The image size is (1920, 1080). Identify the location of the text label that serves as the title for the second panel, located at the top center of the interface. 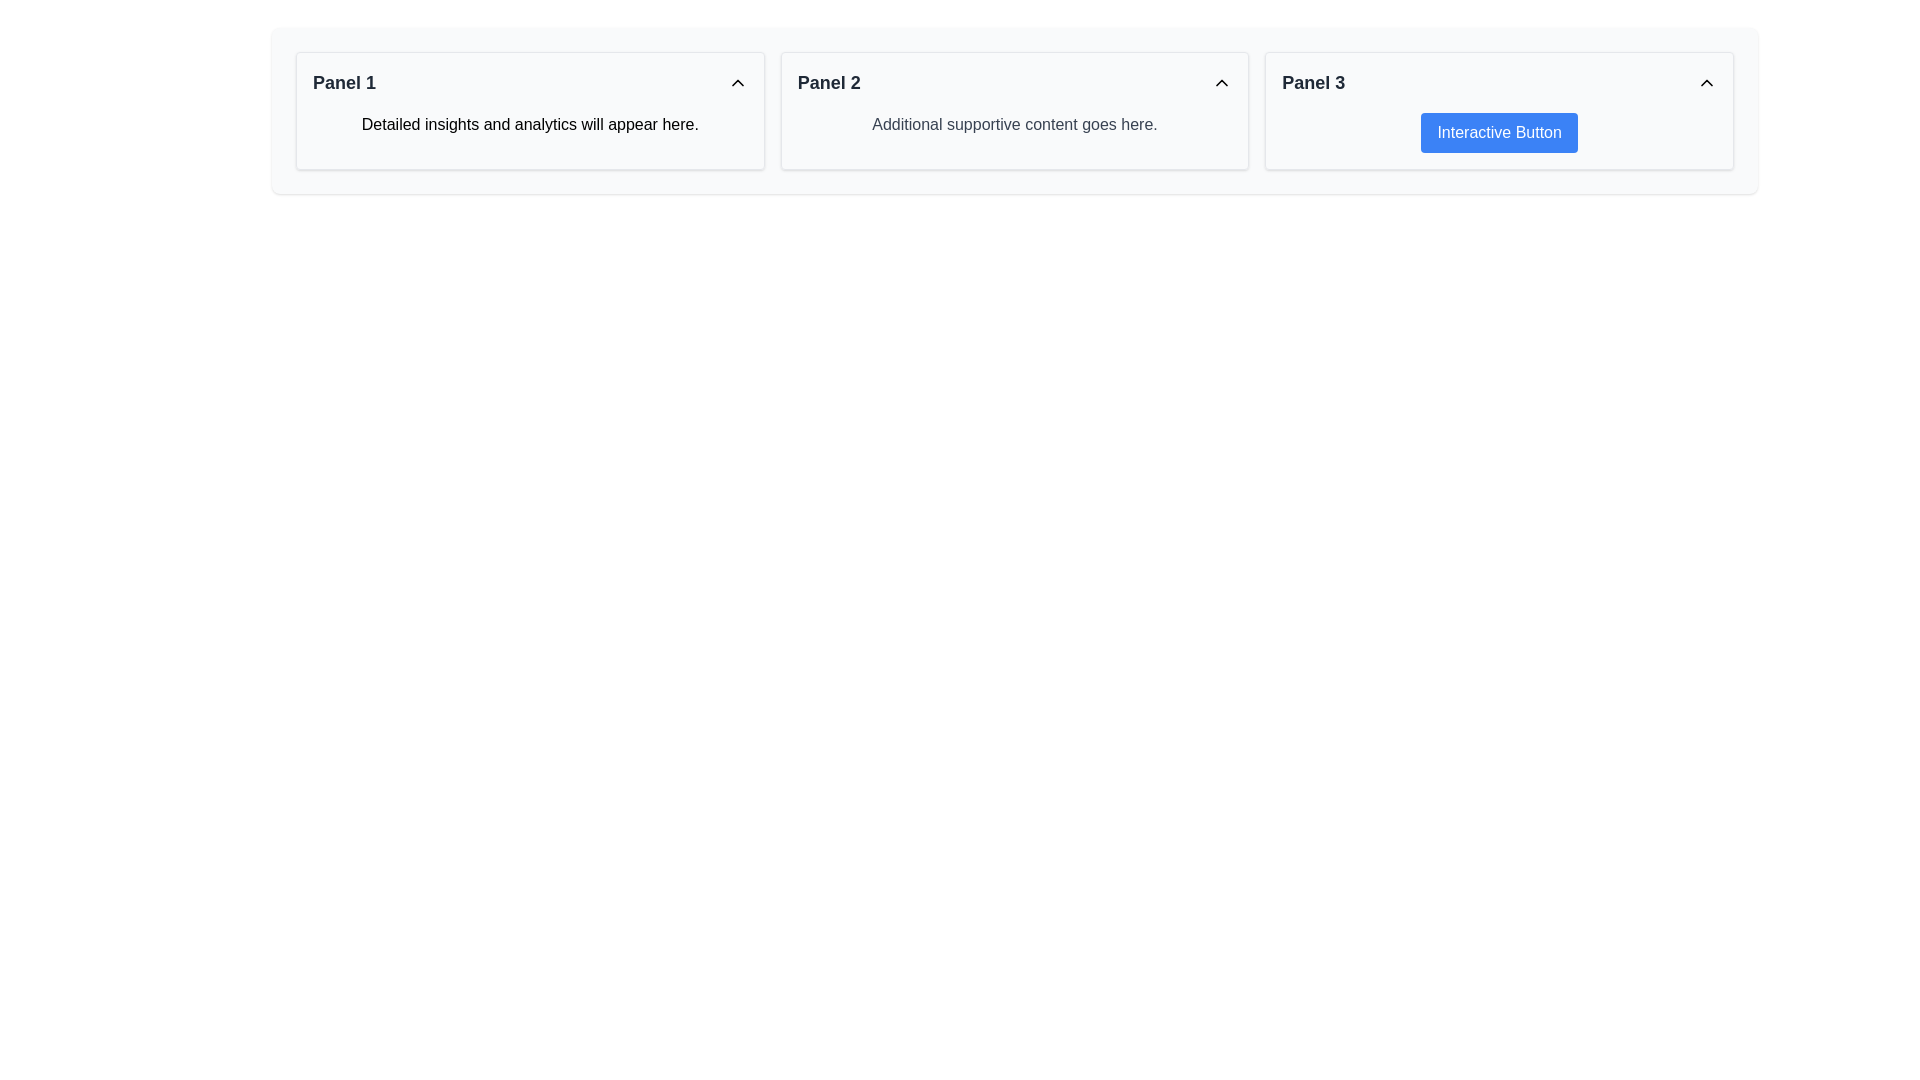
(829, 82).